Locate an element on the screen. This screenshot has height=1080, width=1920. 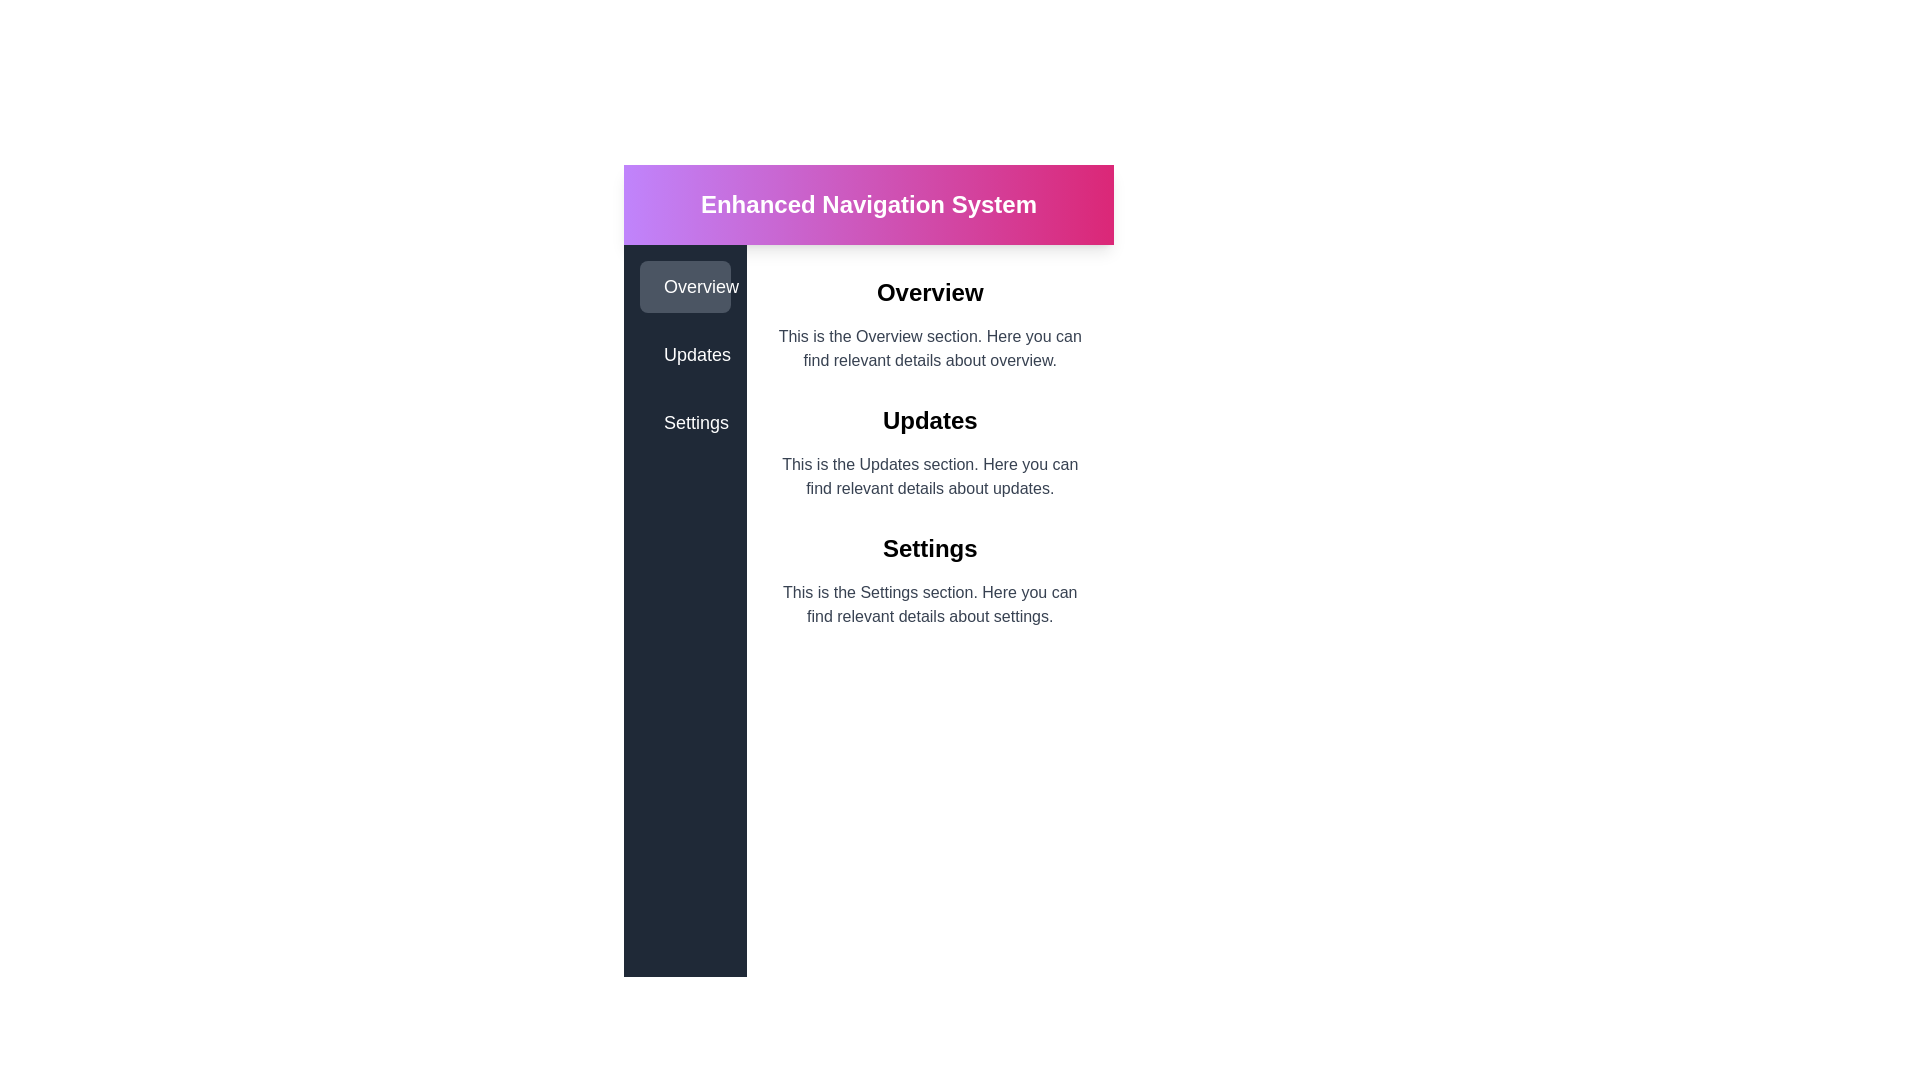
the navigation link labeled 'Updates', which is the second item in the vertical menu on the left sidebar is located at coordinates (685, 353).